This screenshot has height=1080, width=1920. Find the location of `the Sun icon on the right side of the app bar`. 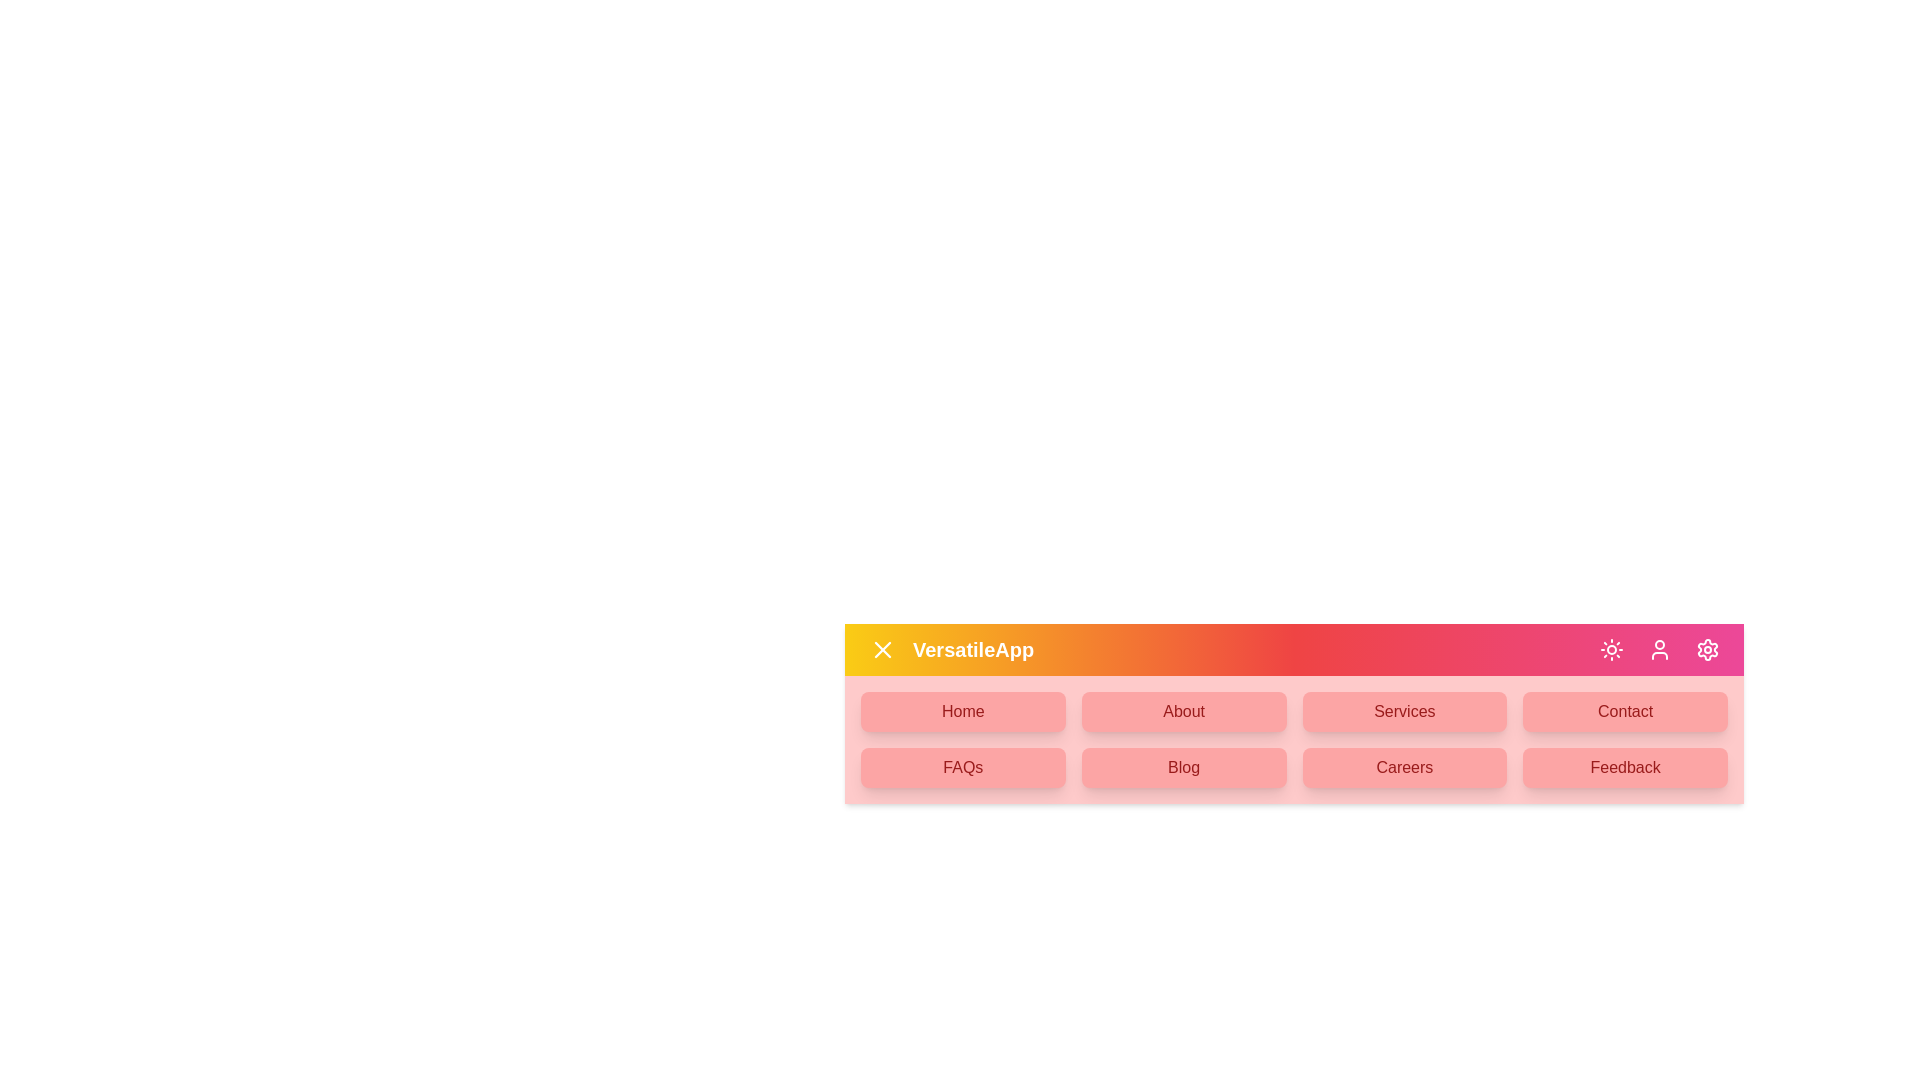

the Sun icon on the right side of the app bar is located at coordinates (1612, 650).